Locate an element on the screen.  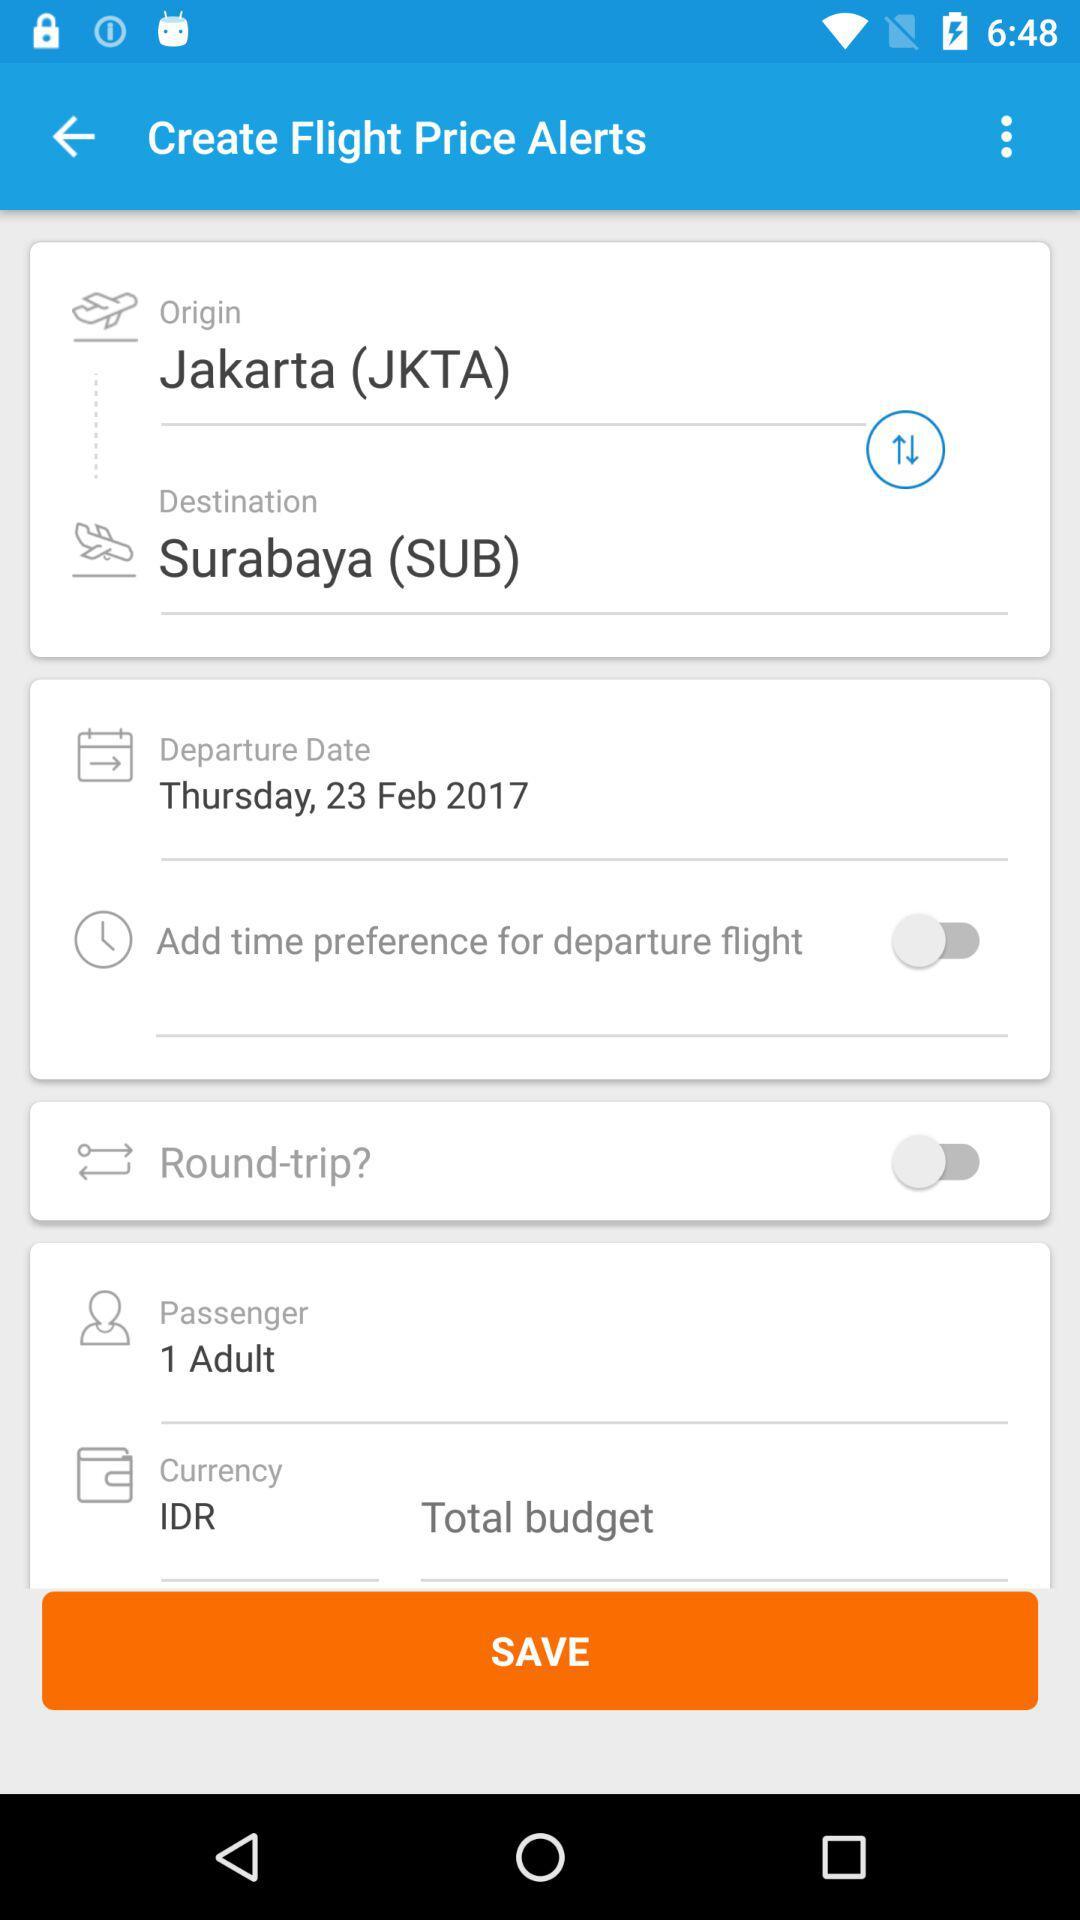
round trip button is located at coordinates (945, 1161).